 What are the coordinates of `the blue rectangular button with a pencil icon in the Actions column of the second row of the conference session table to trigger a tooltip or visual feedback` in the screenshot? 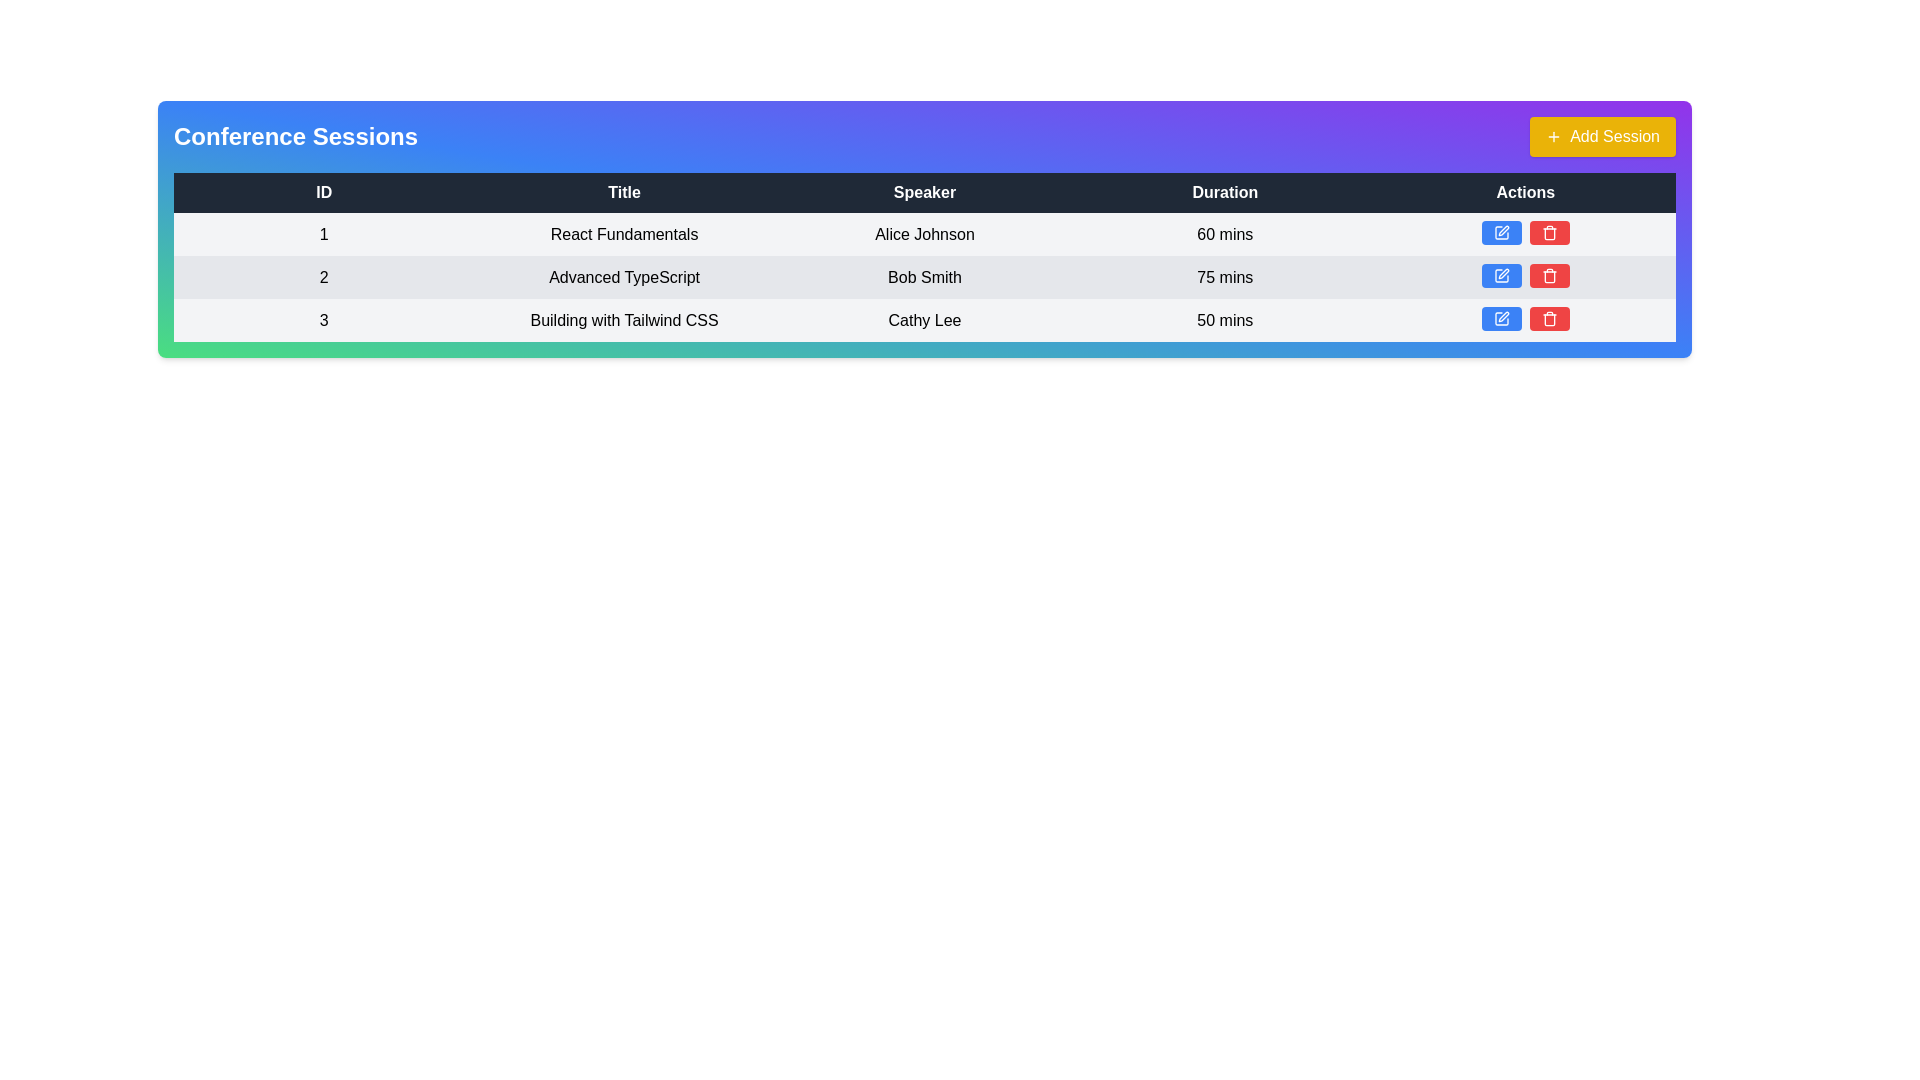 It's located at (1501, 276).